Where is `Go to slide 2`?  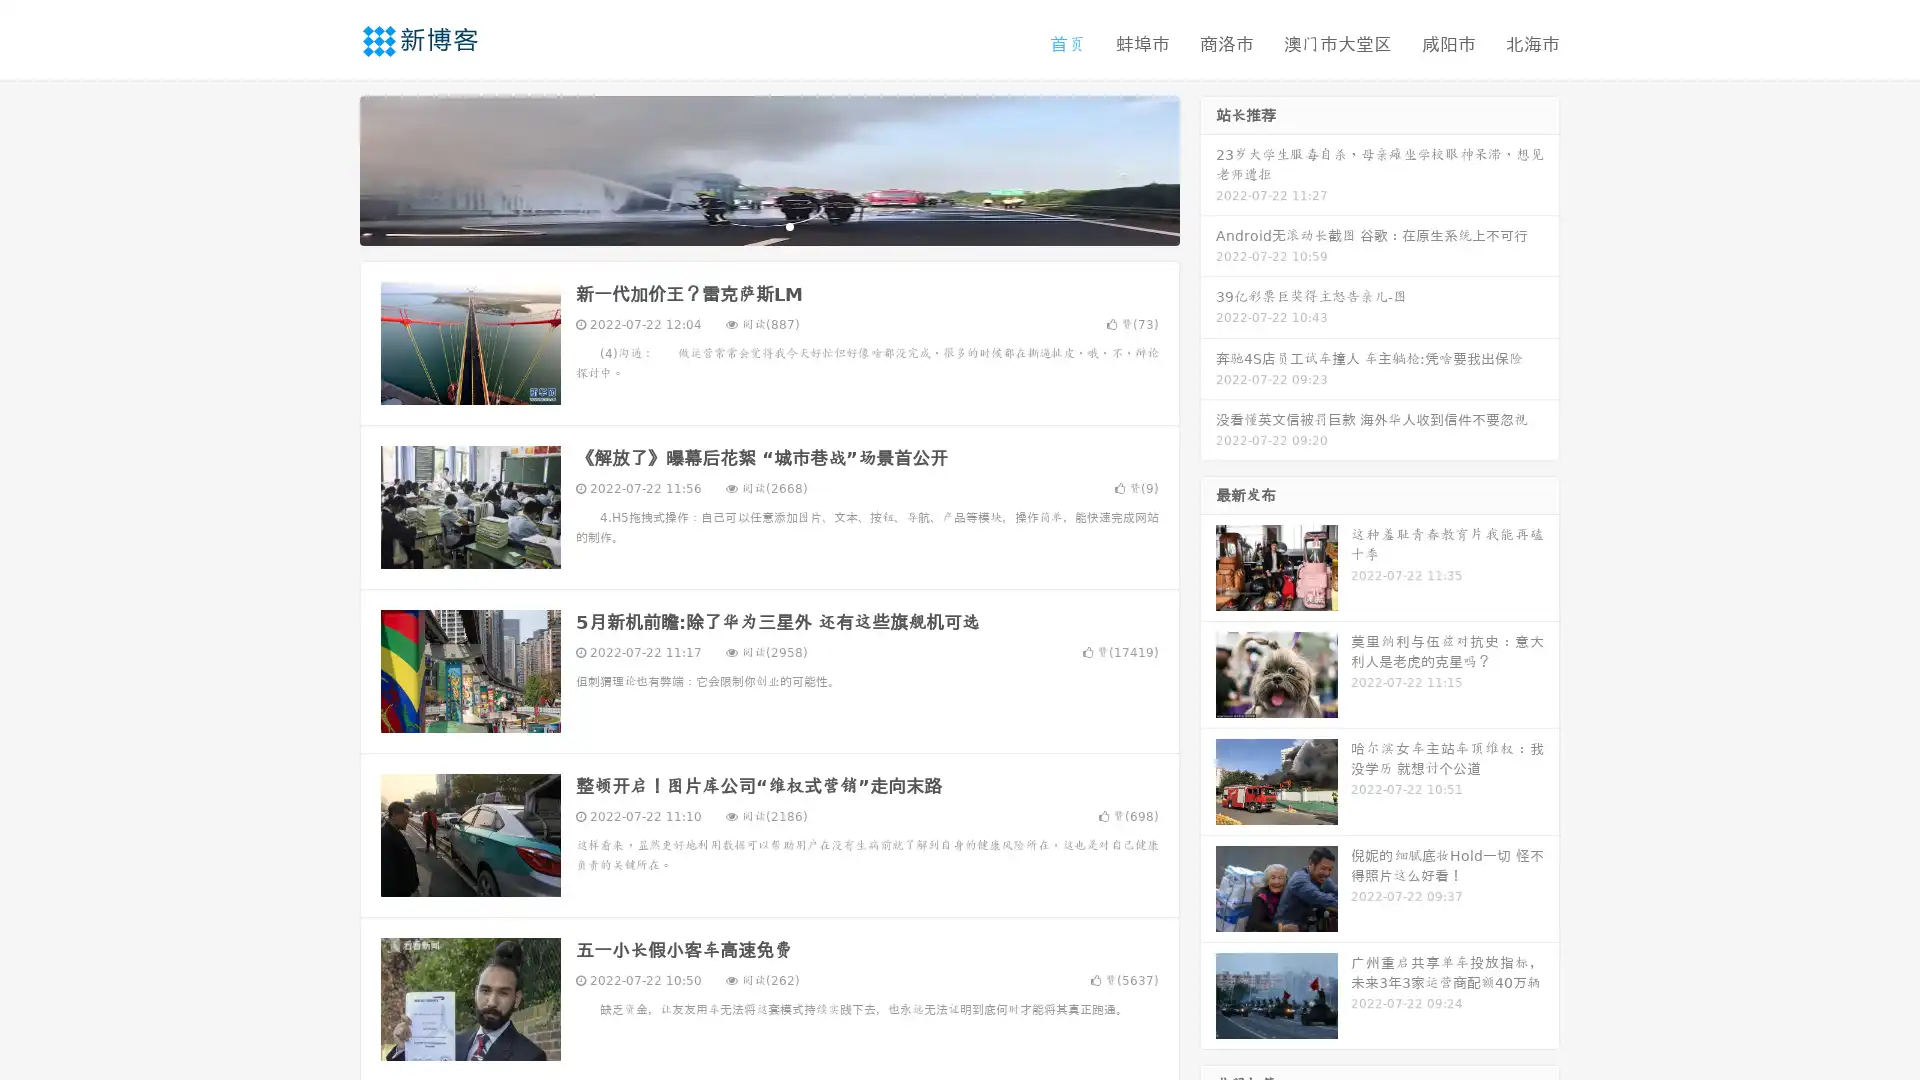
Go to slide 2 is located at coordinates (768, 225).